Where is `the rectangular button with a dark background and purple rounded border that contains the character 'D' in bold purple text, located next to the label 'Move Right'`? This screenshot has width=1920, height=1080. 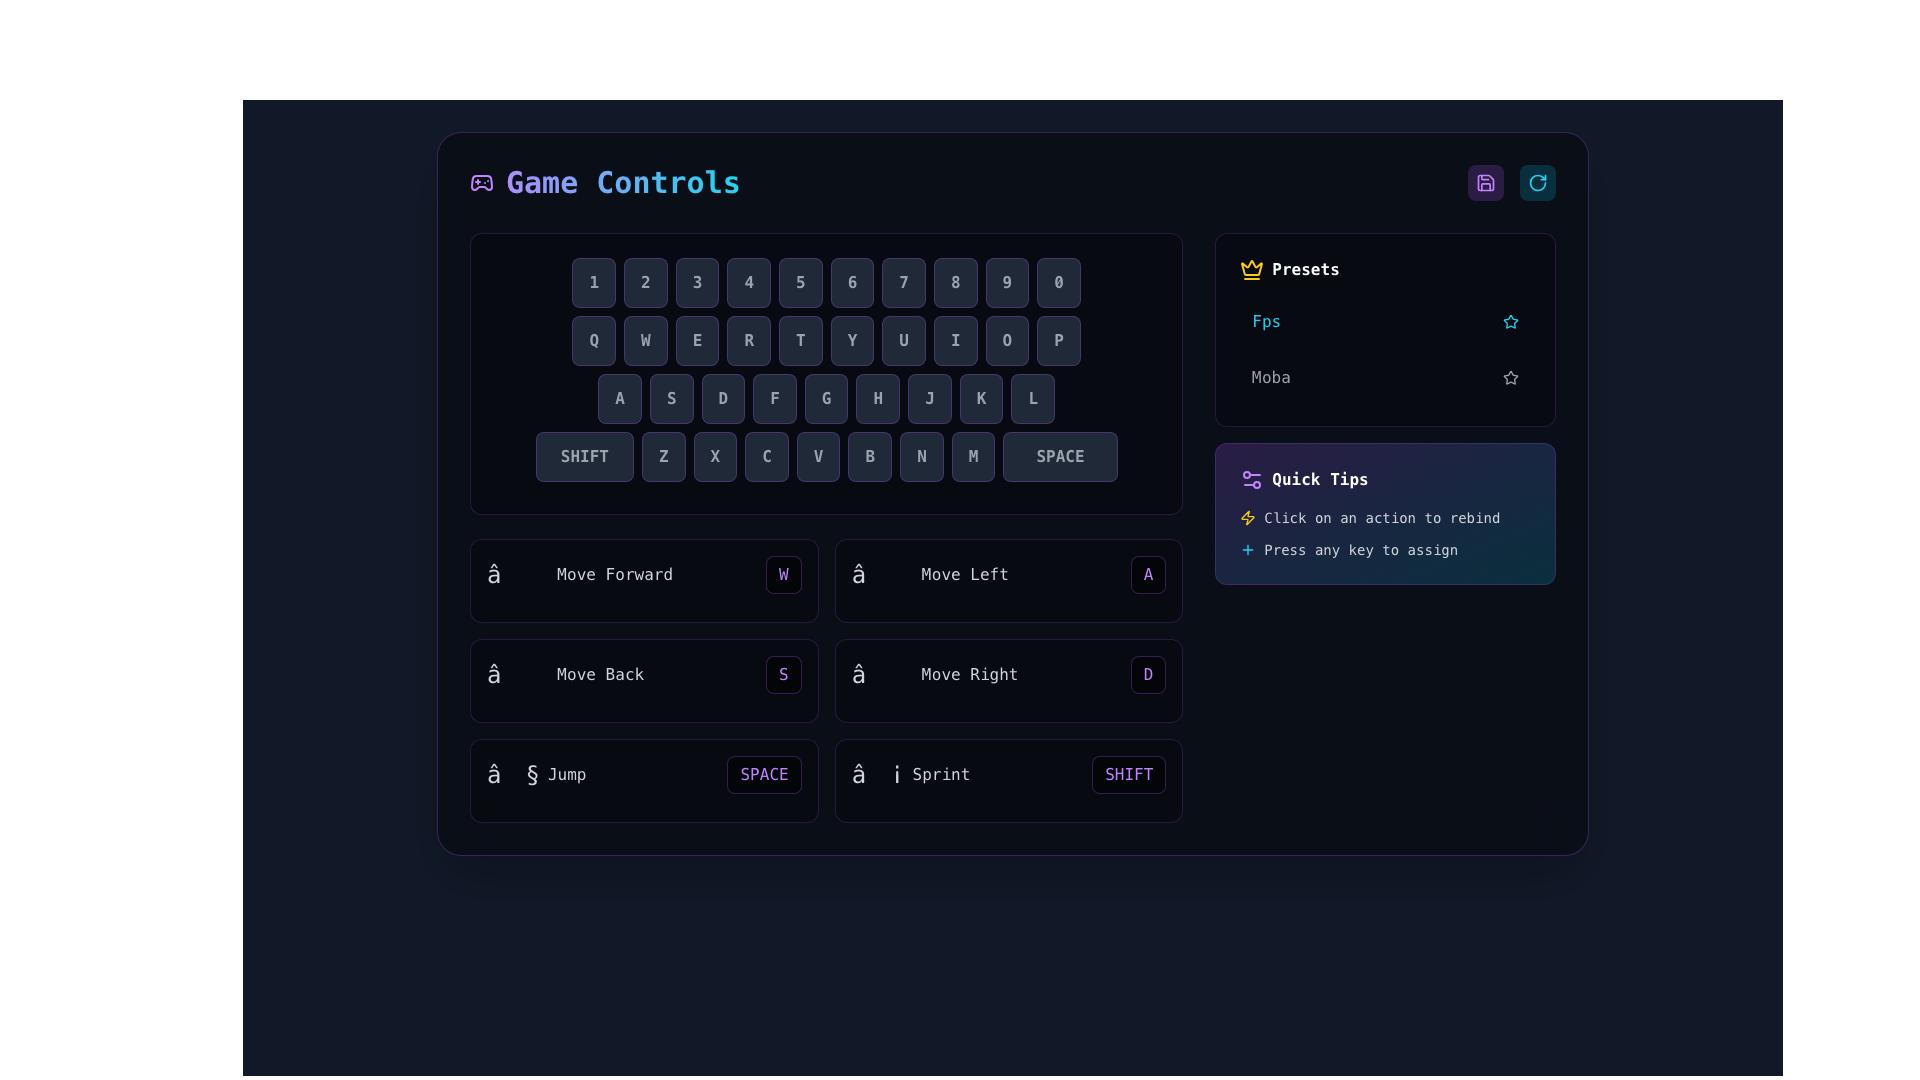 the rectangular button with a dark background and purple rounded border that contains the character 'D' in bold purple text, located next to the label 'Move Right' is located at coordinates (1148, 675).